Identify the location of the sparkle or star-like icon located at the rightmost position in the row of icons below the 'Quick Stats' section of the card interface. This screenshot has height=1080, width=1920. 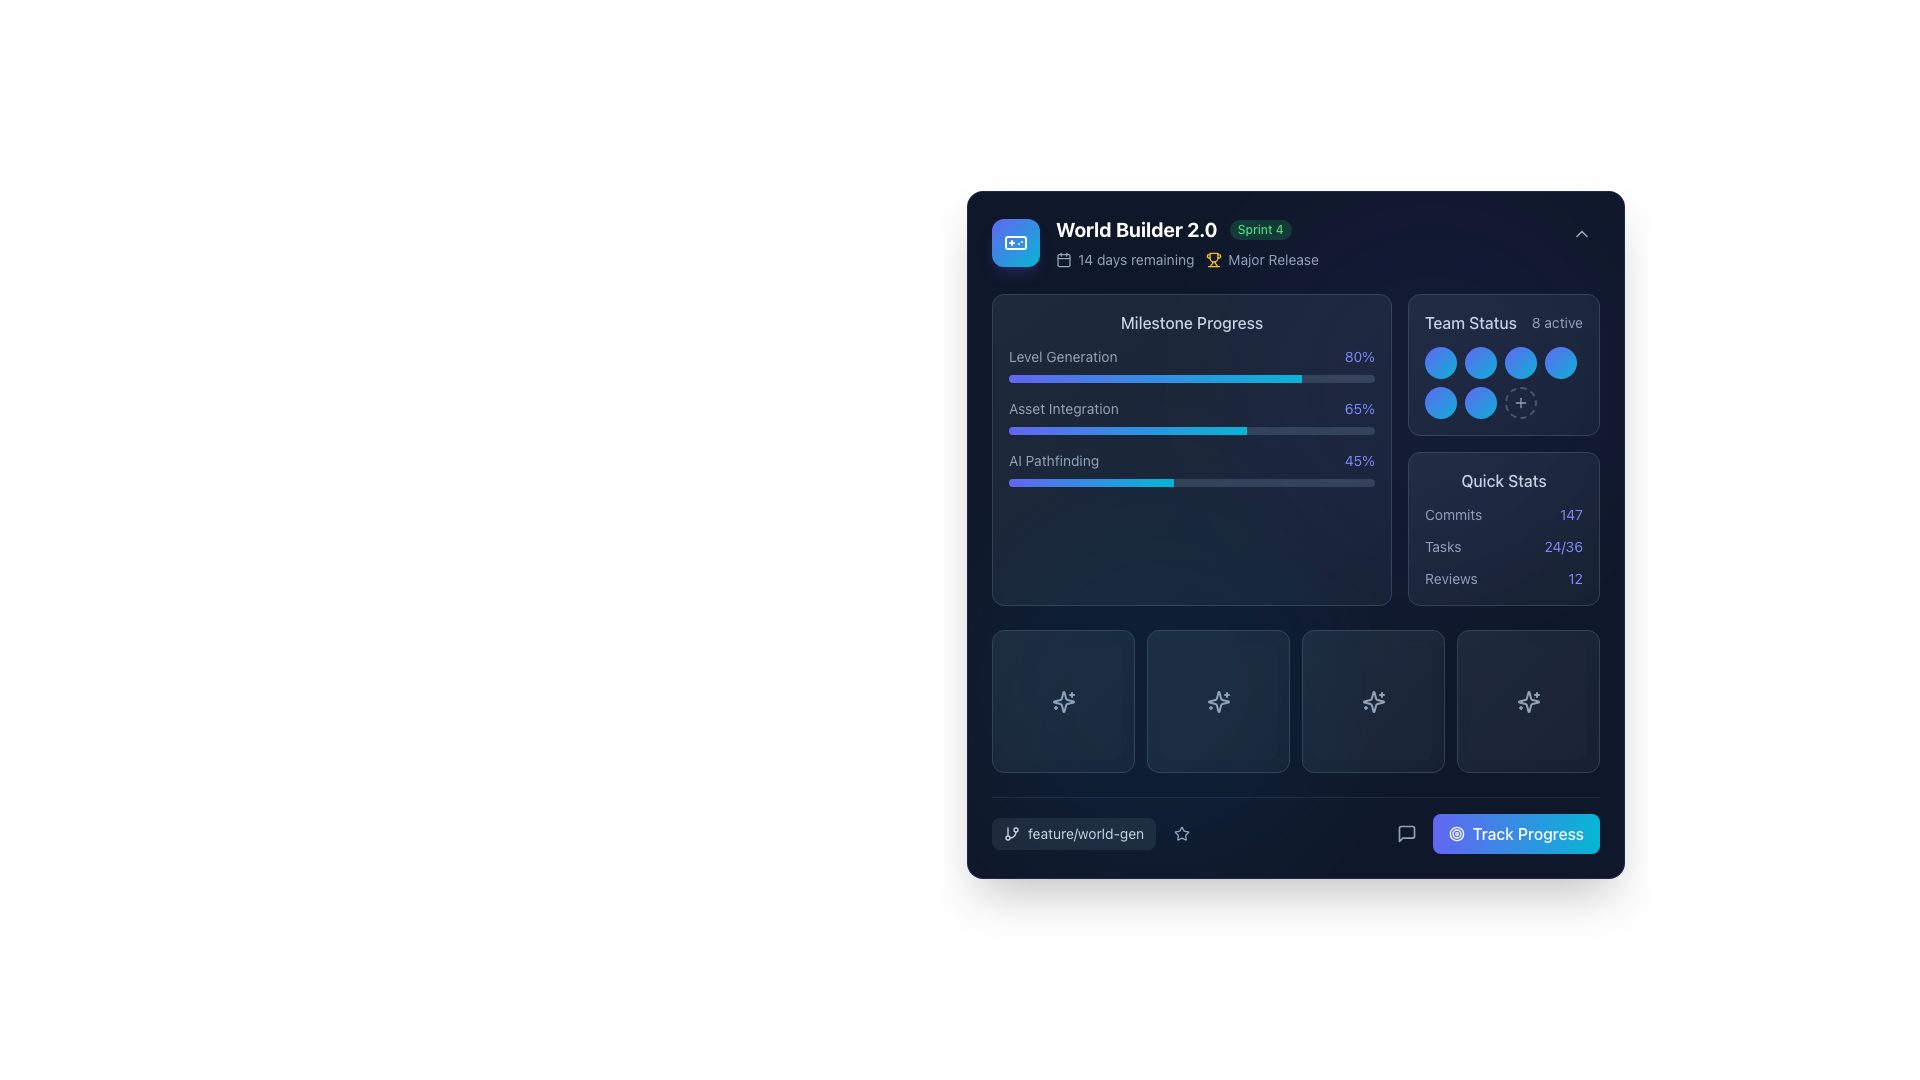
(1527, 700).